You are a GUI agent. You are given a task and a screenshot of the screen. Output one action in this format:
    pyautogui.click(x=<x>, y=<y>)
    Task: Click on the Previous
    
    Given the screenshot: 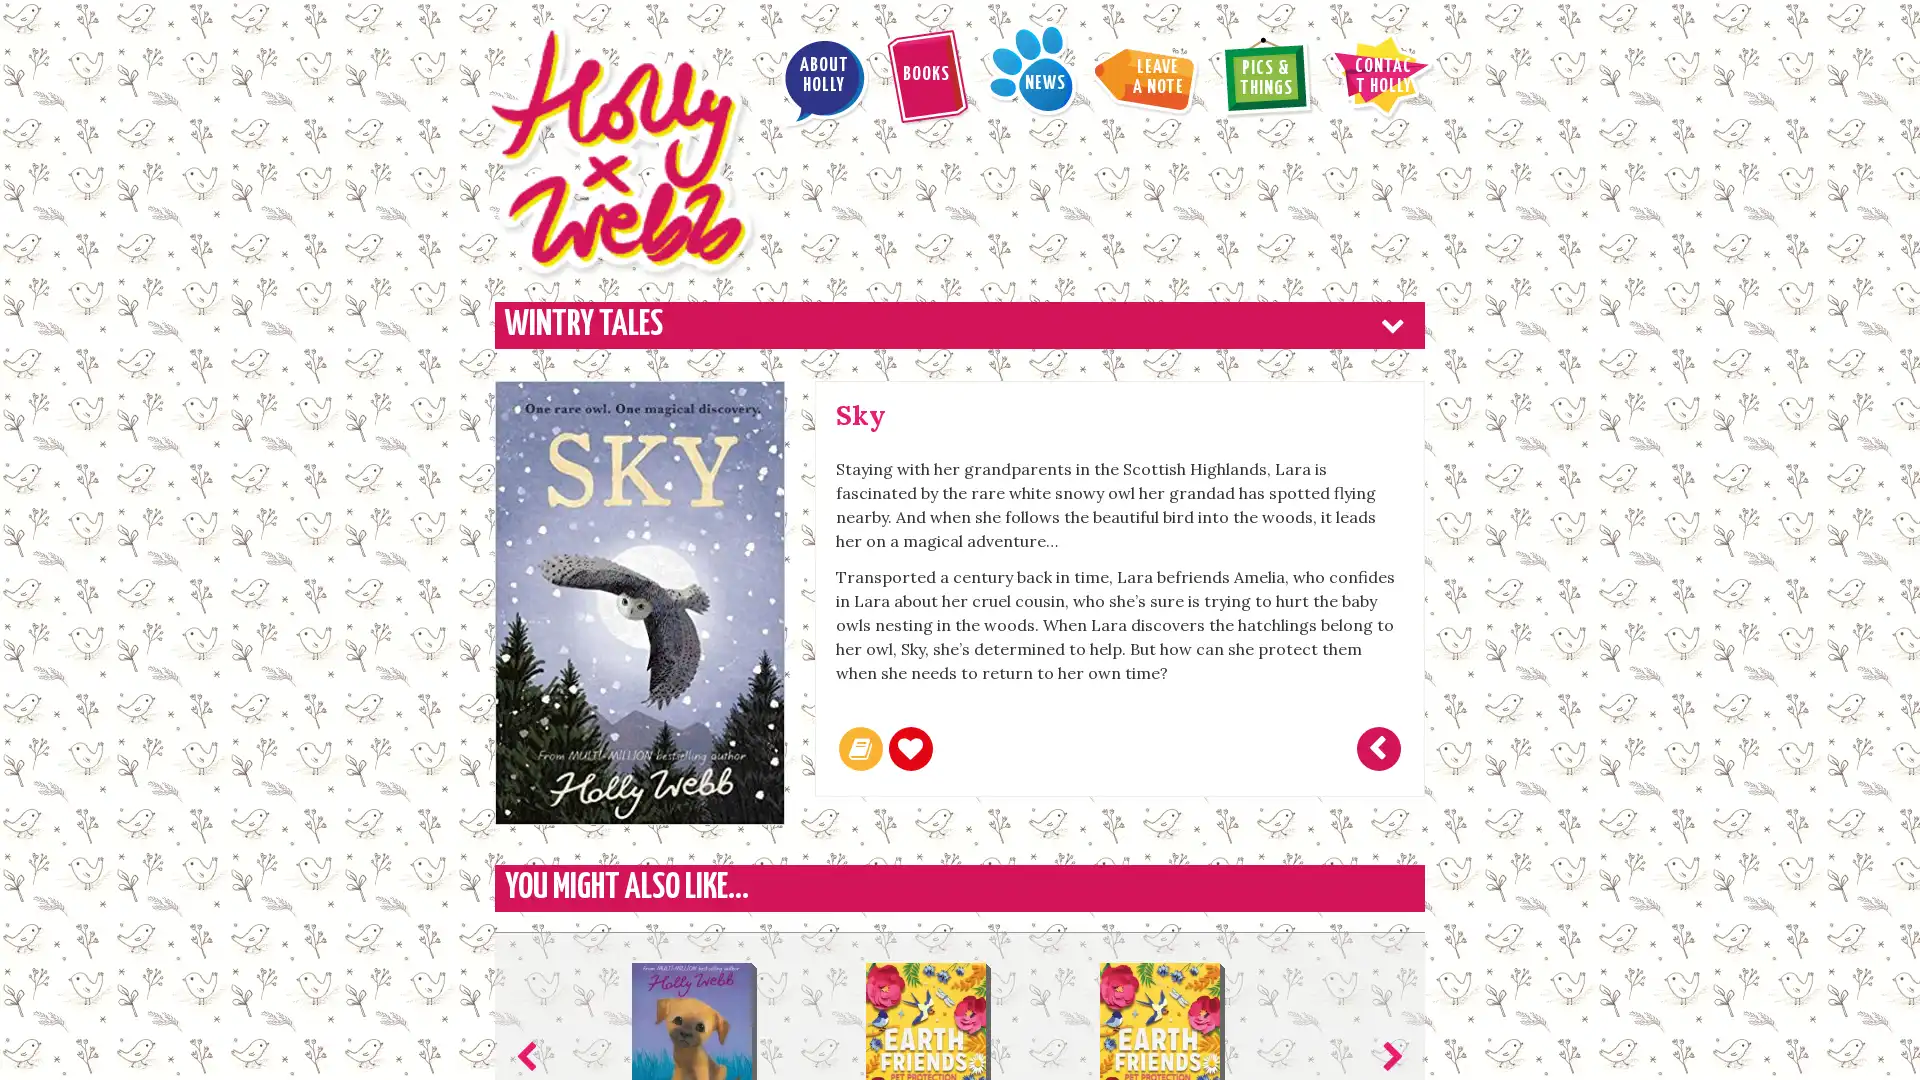 What is the action you would take?
    pyautogui.click(x=531, y=906)
    